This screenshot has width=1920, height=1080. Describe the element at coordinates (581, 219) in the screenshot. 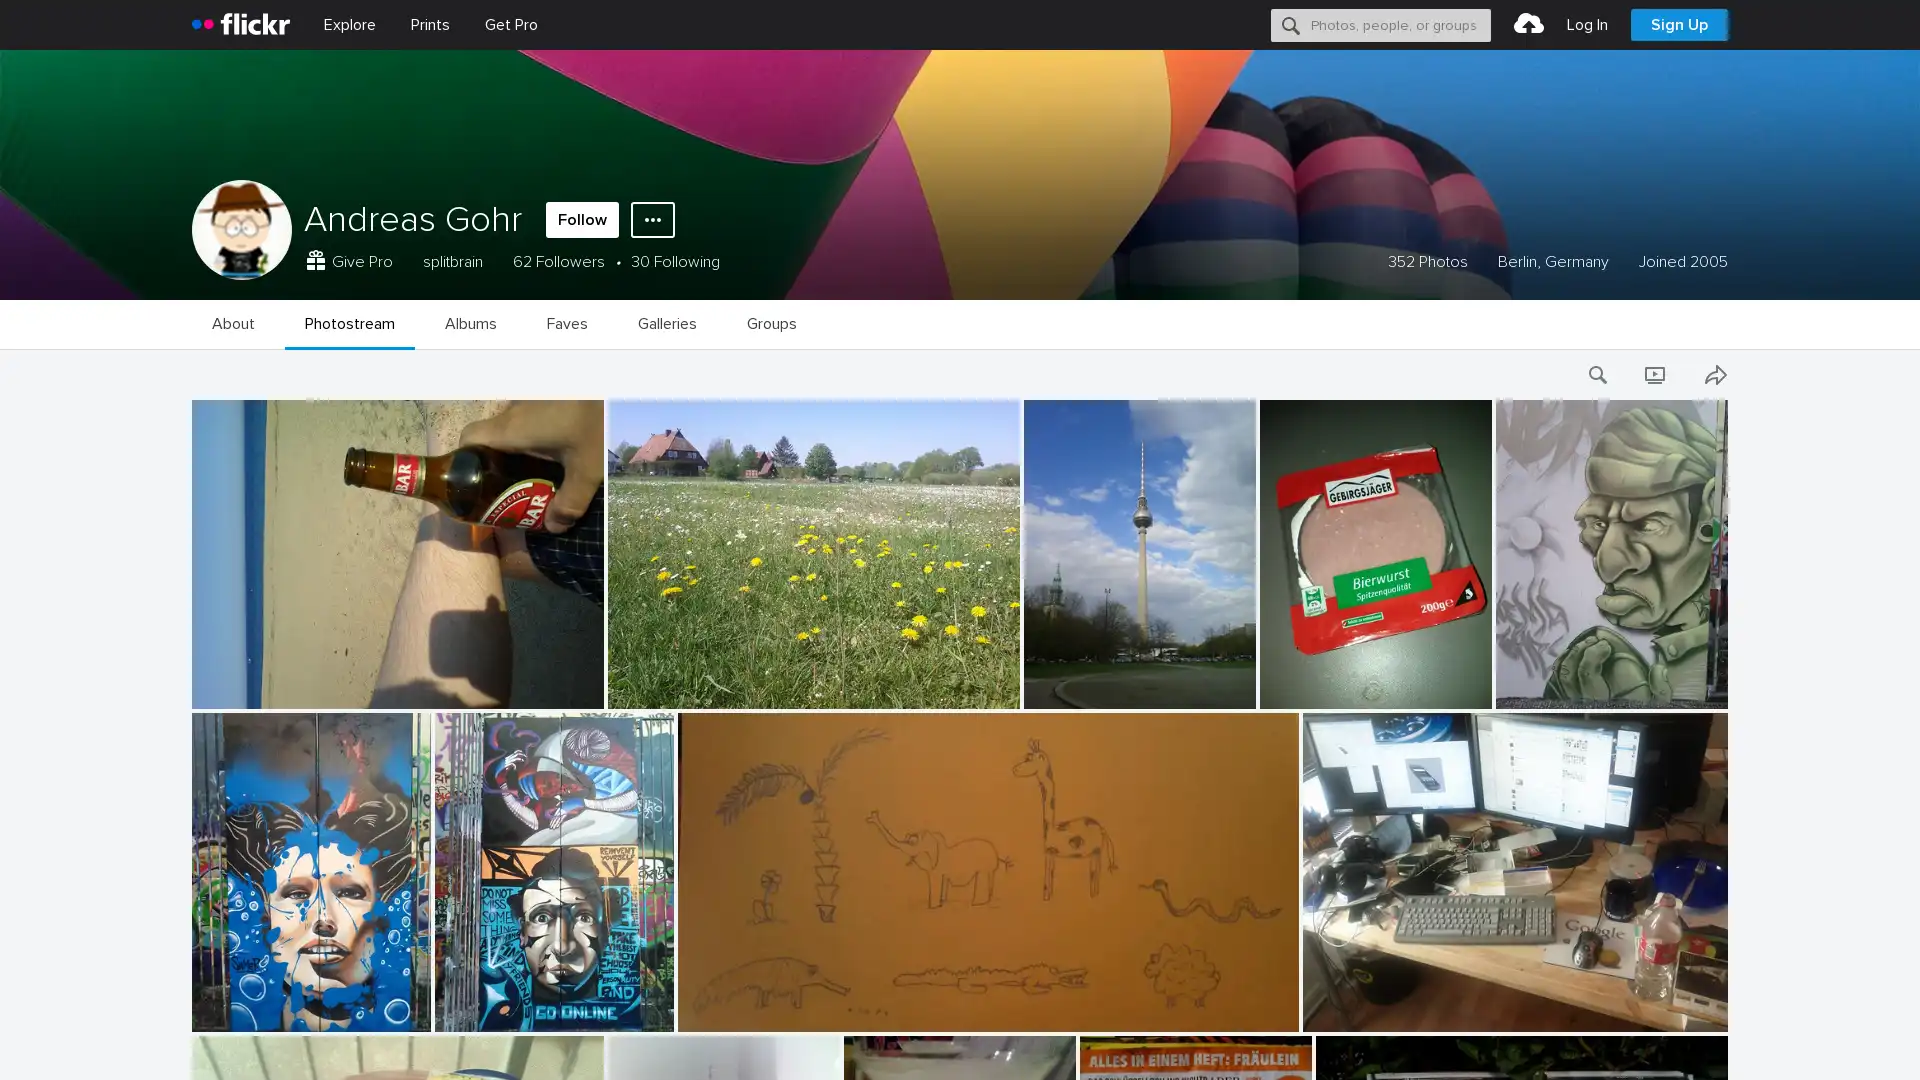

I see `Follow` at that location.